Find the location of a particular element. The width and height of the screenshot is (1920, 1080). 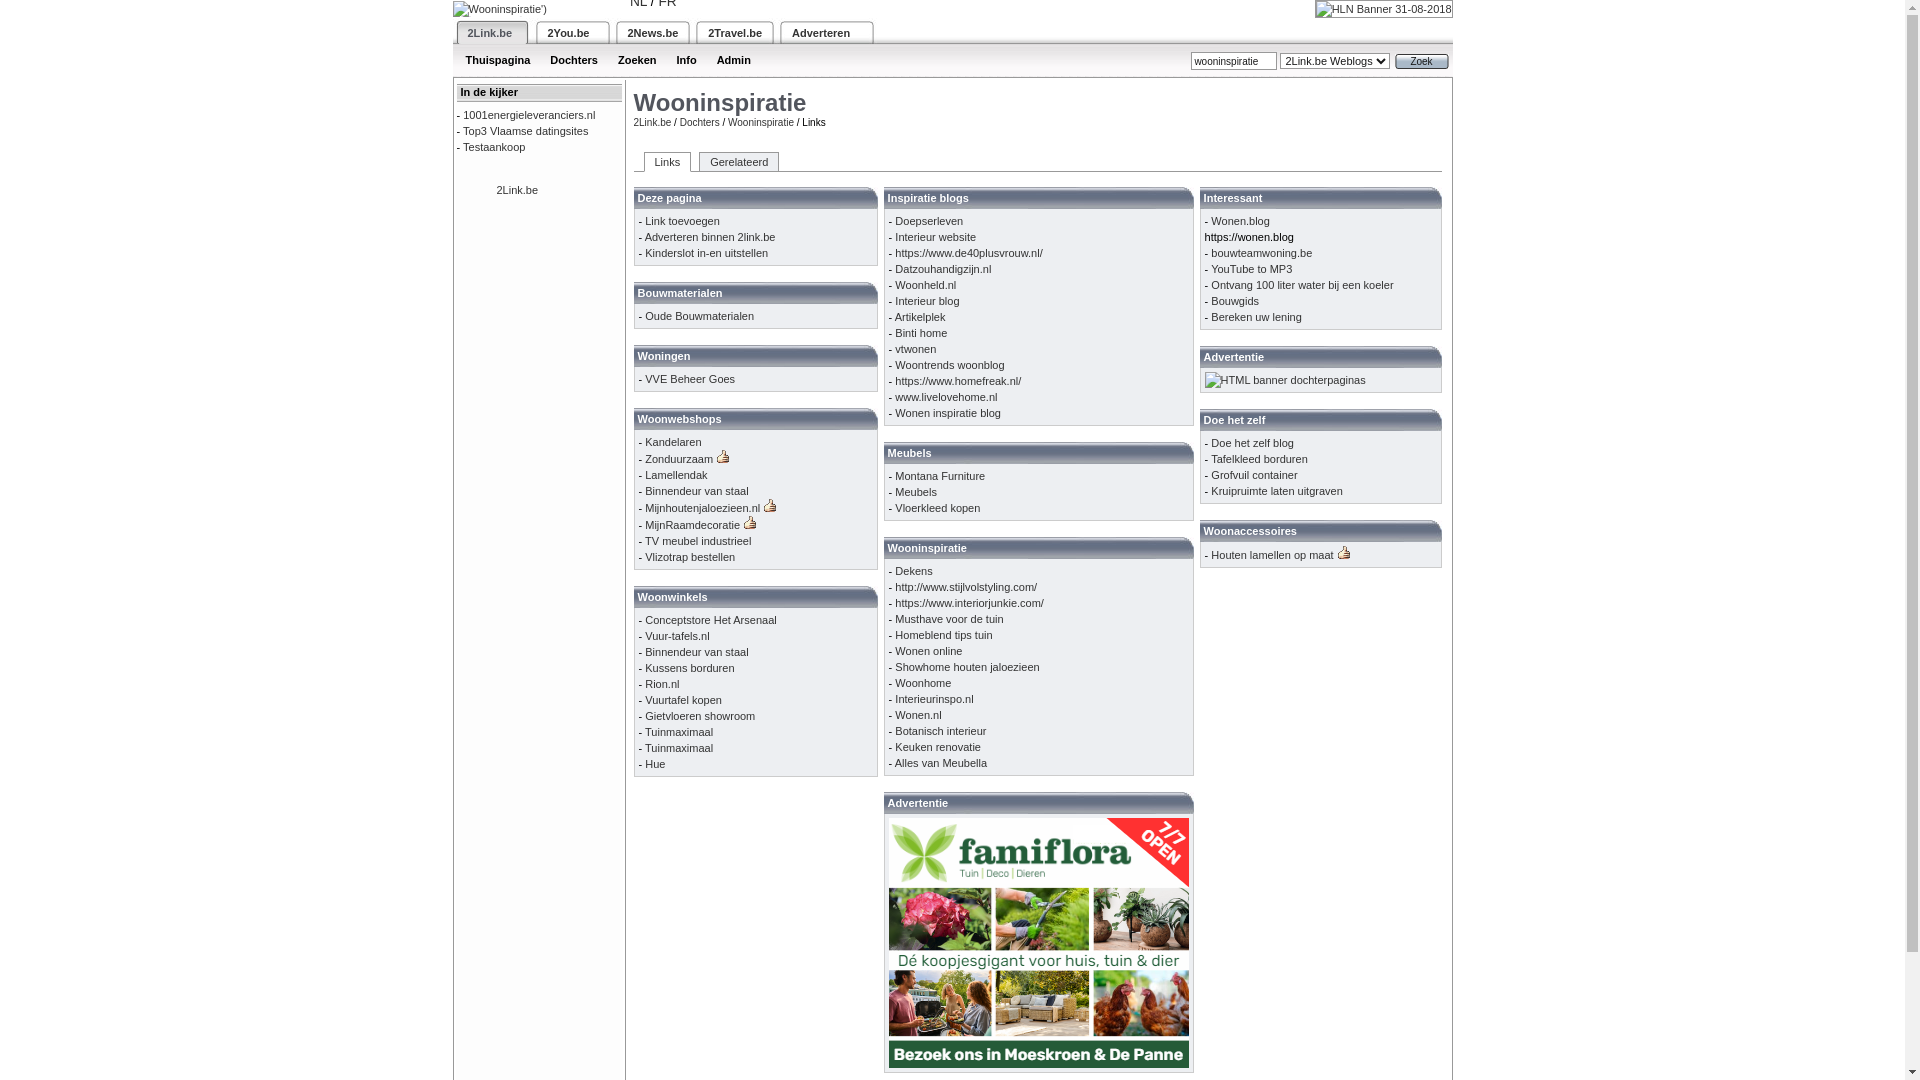

'2Link.be' is located at coordinates (490, 33).